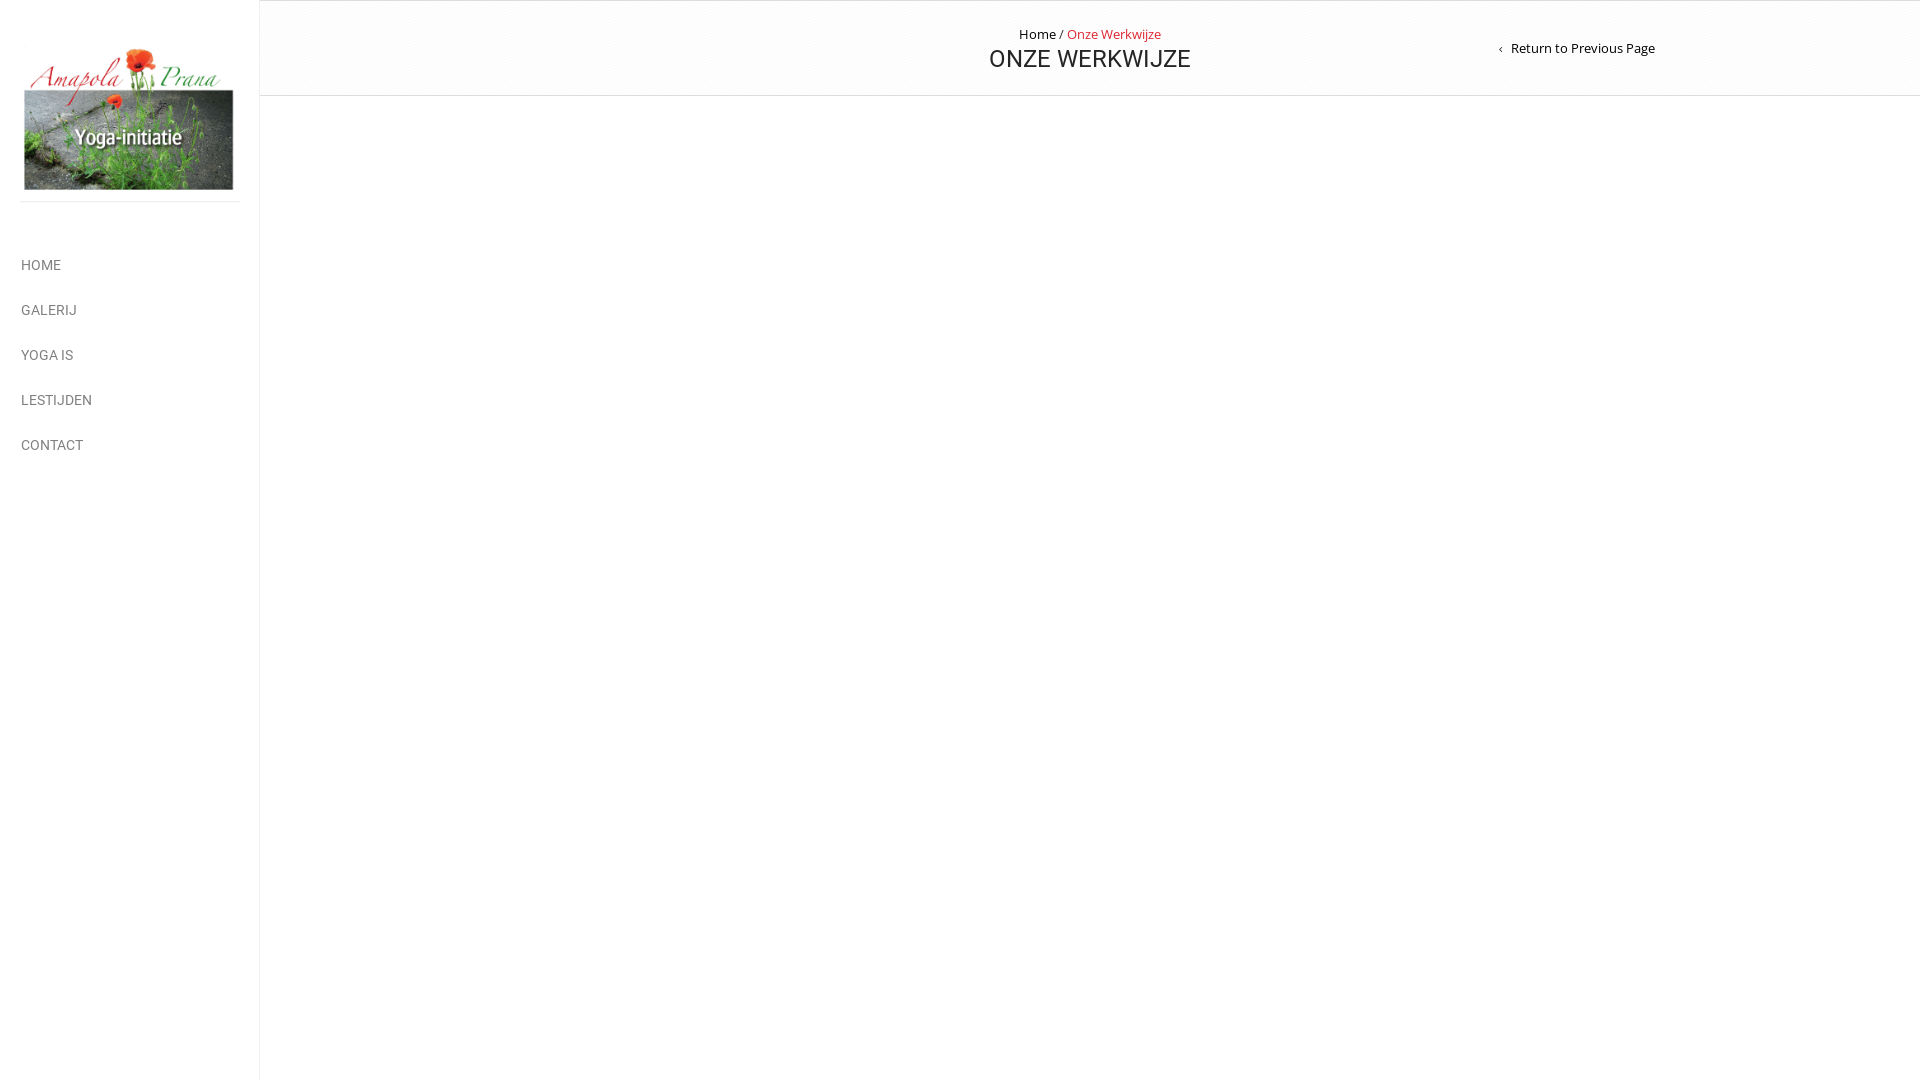 The image size is (1920, 1080). Describe the element at coordinates (56, 400) in the screenshot. I see `'LESTIJDEN'` at that location.